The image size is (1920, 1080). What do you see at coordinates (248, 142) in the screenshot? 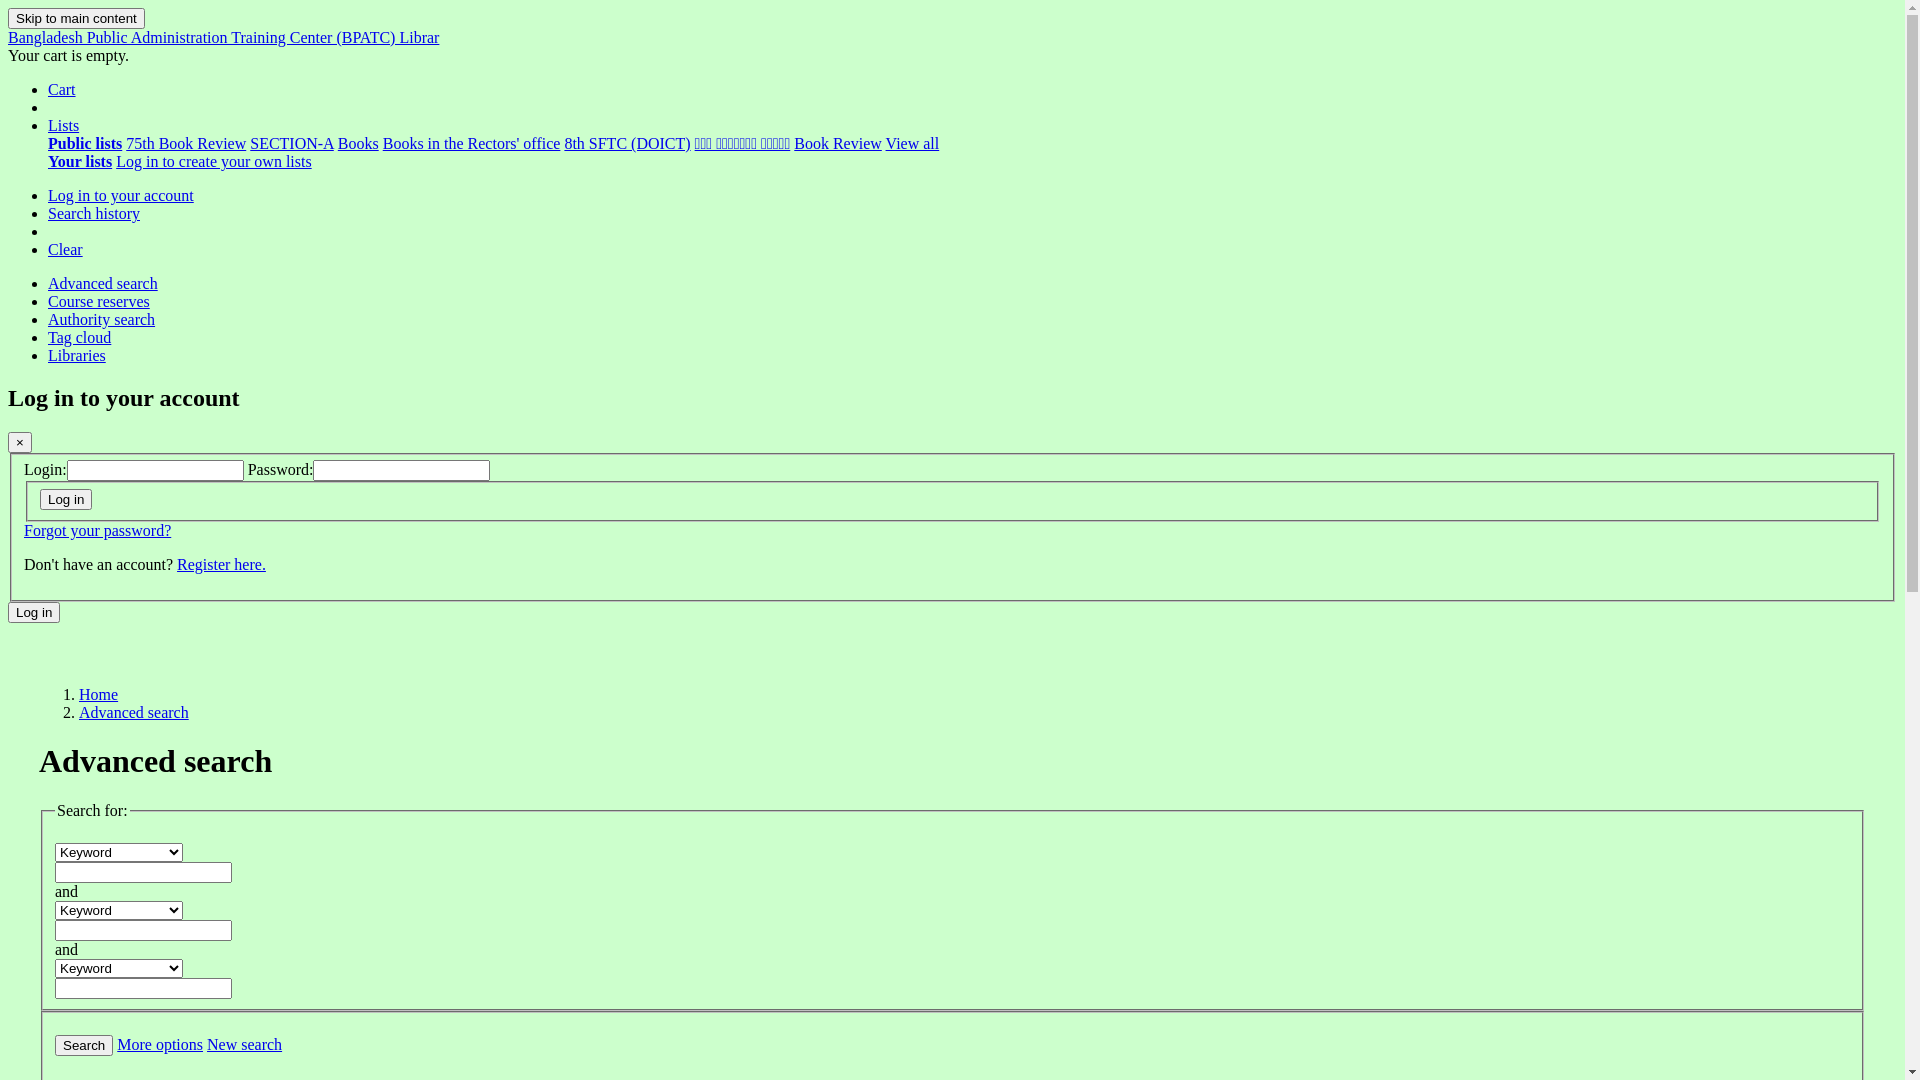
I see `'SECTION-A'` at bounding box center [248, 142].